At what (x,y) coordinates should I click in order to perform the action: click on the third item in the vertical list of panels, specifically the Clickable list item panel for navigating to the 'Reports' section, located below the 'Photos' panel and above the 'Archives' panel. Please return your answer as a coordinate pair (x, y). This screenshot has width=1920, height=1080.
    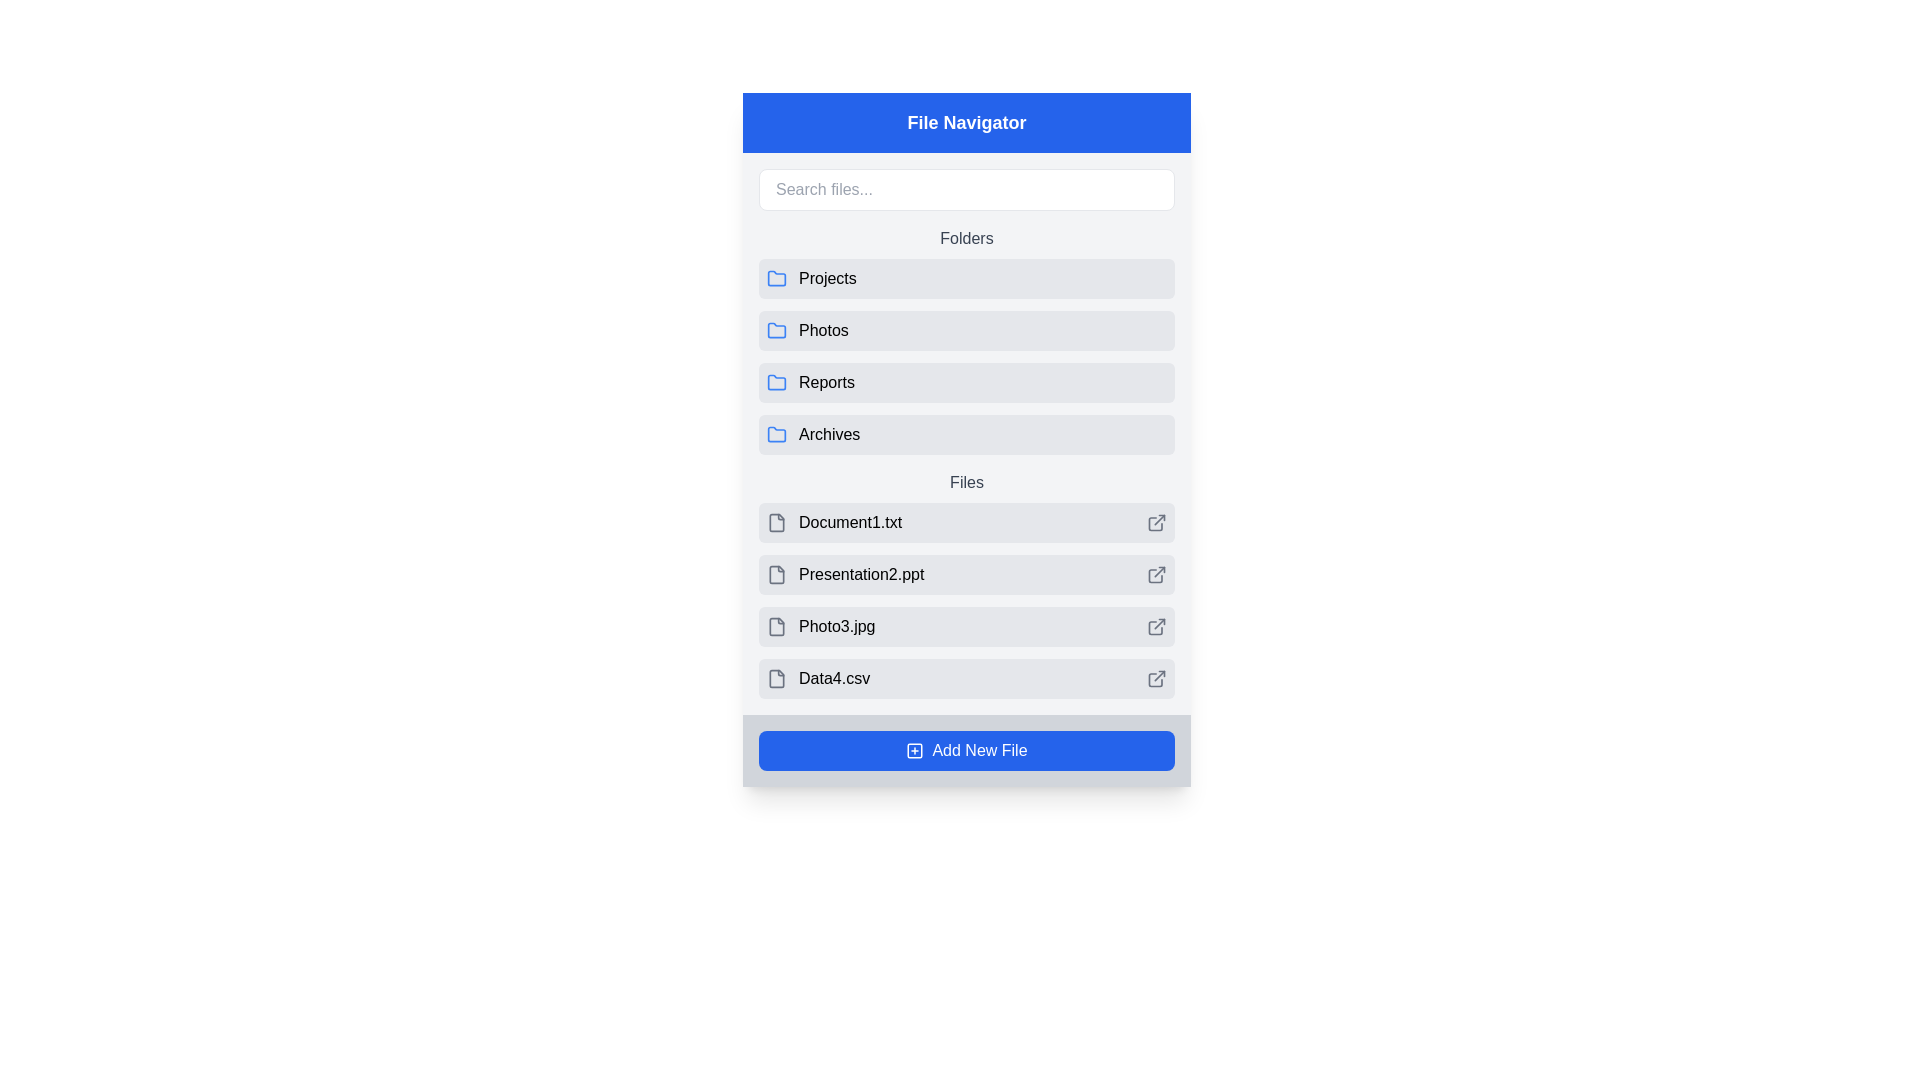
    Looking at the image, I should click on (966, 382).